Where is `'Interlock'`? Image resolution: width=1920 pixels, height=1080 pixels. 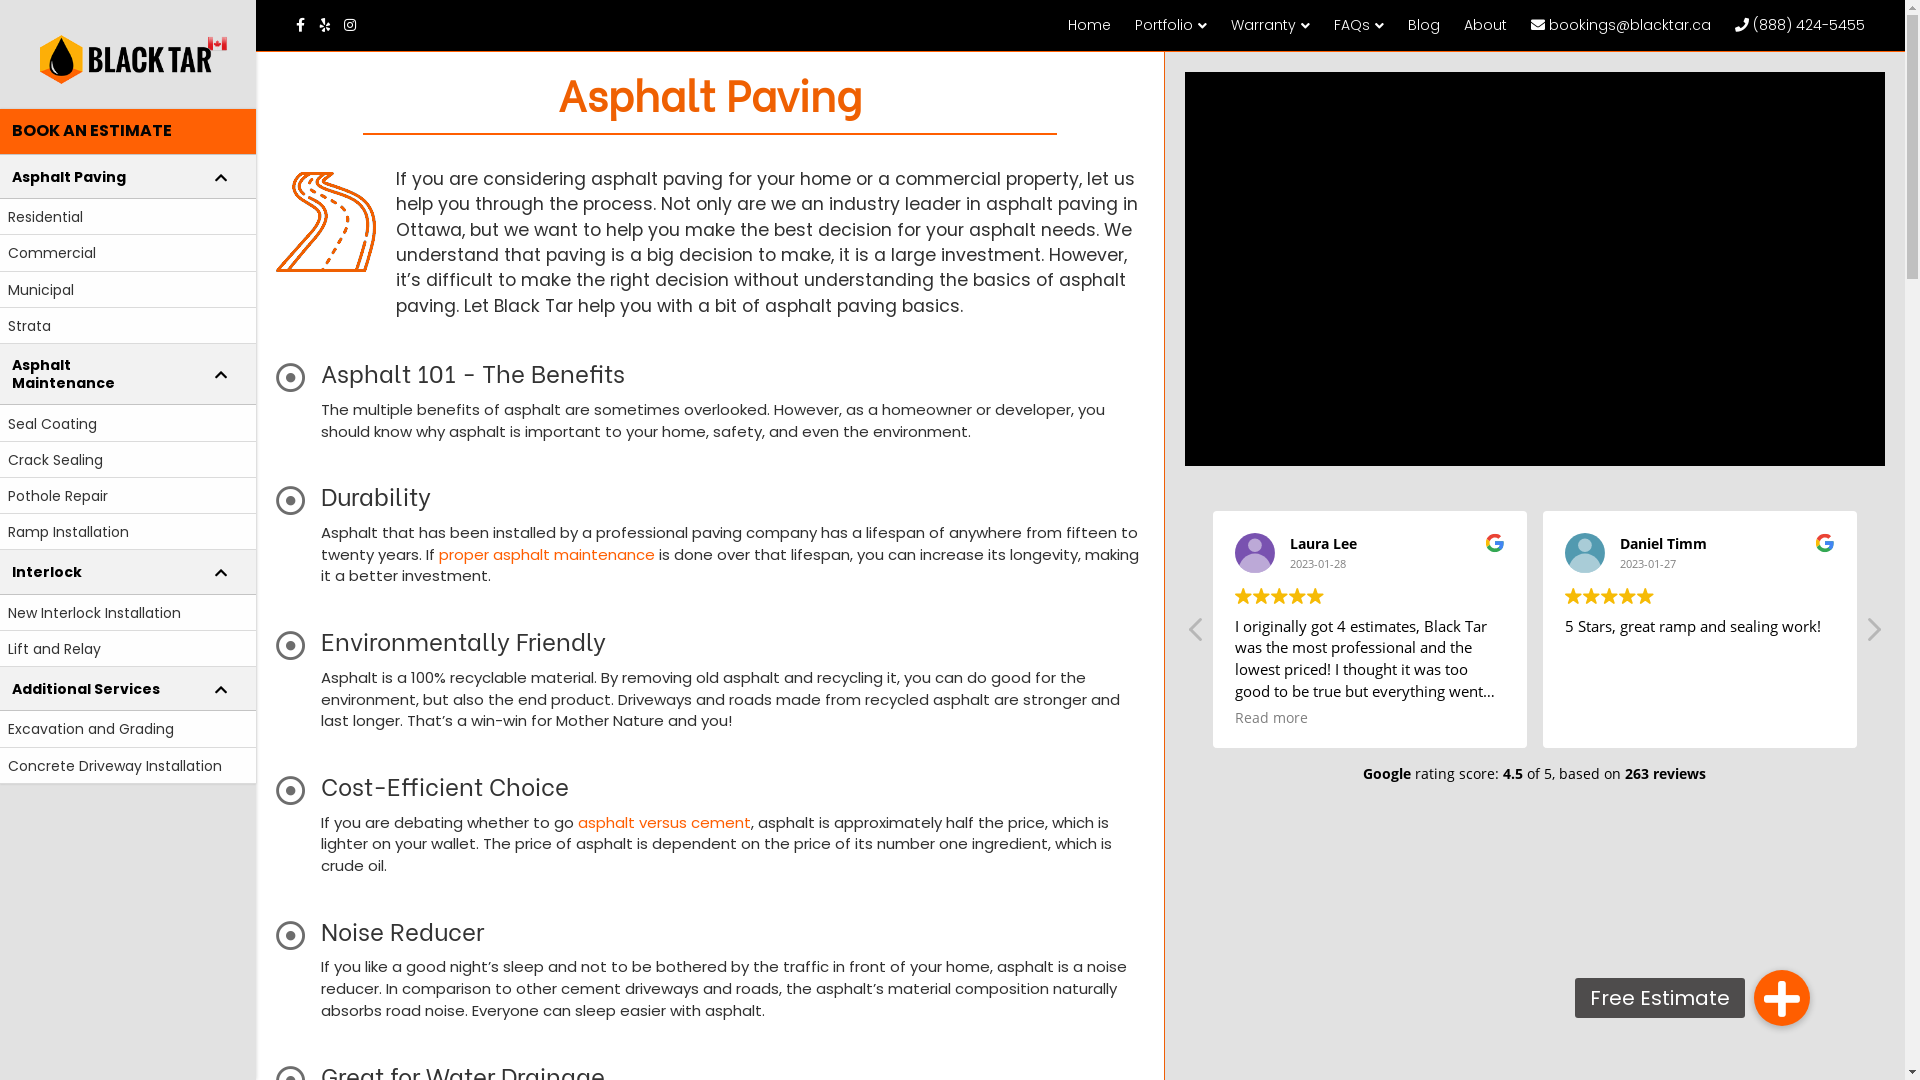
'Interlock' is located at coordinates (127, 571).